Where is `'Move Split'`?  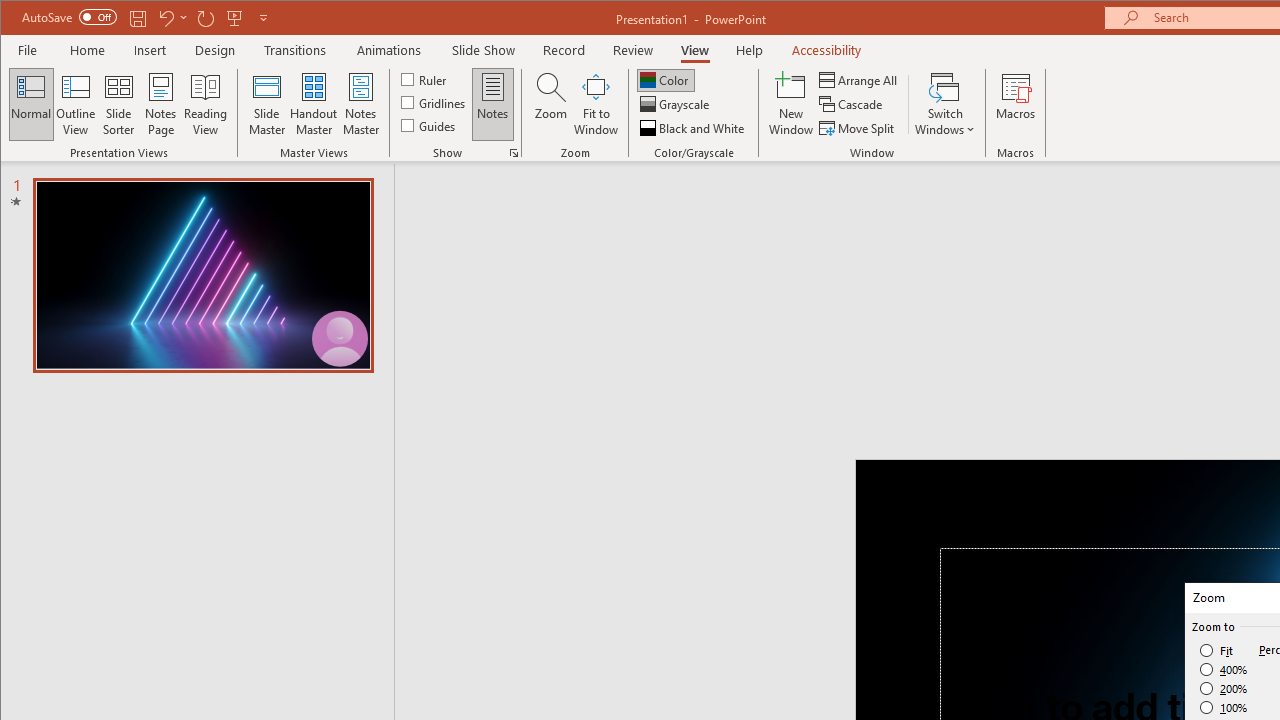 'Move Split' is located at coordinates (858, 128).